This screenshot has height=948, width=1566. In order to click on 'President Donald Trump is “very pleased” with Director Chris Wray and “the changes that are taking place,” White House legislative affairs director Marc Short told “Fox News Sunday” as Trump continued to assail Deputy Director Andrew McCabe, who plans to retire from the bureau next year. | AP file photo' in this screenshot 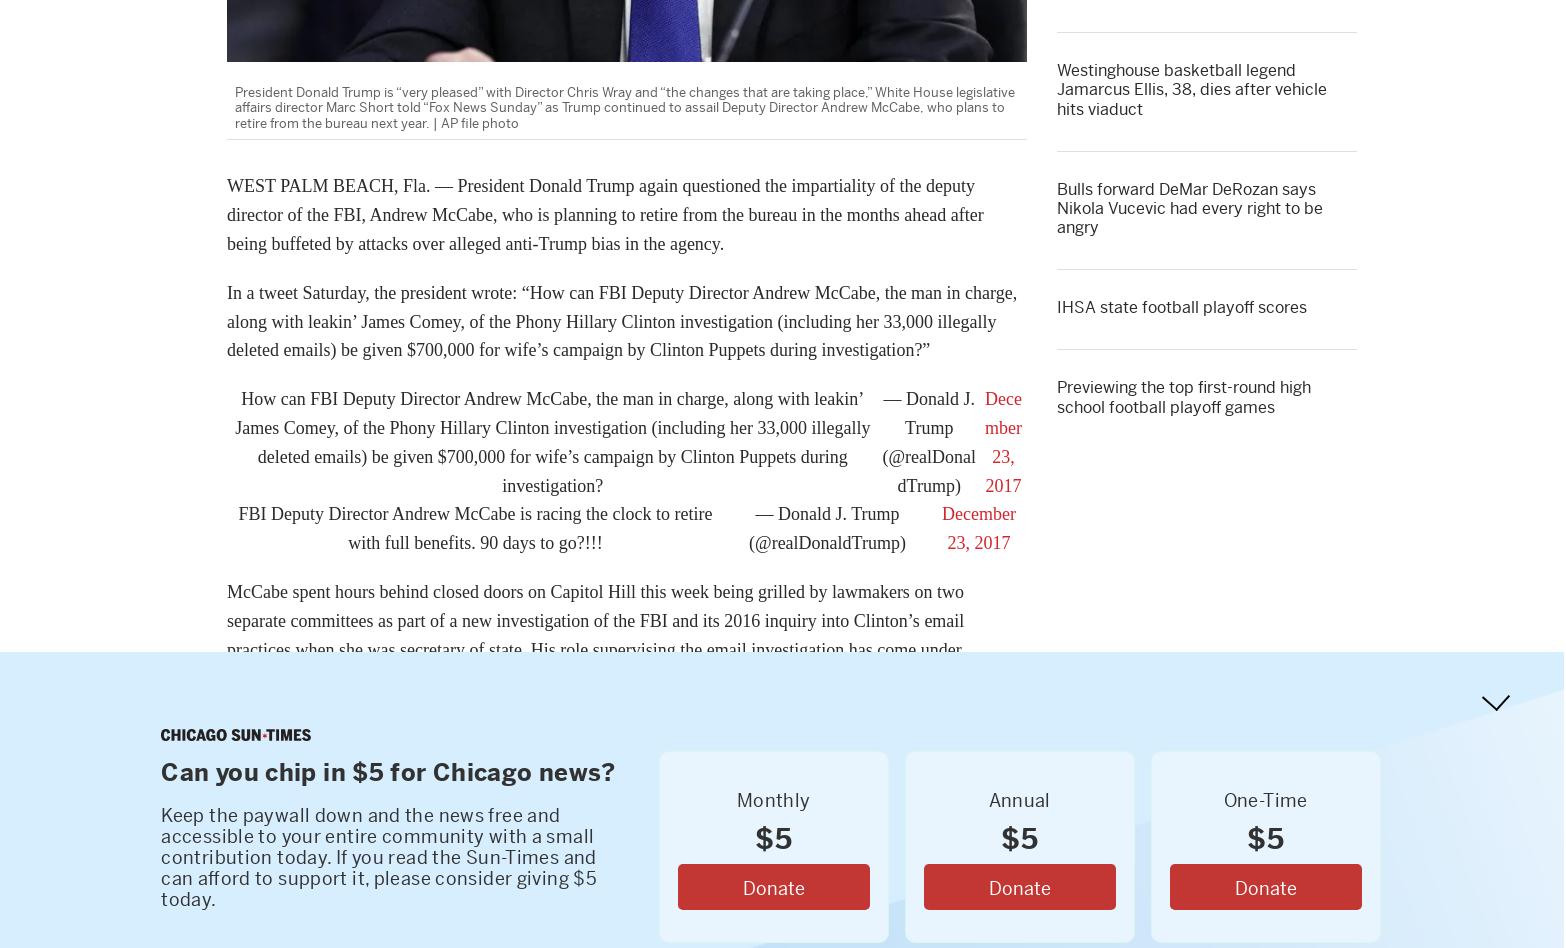, I will do `click(623, 107)`.